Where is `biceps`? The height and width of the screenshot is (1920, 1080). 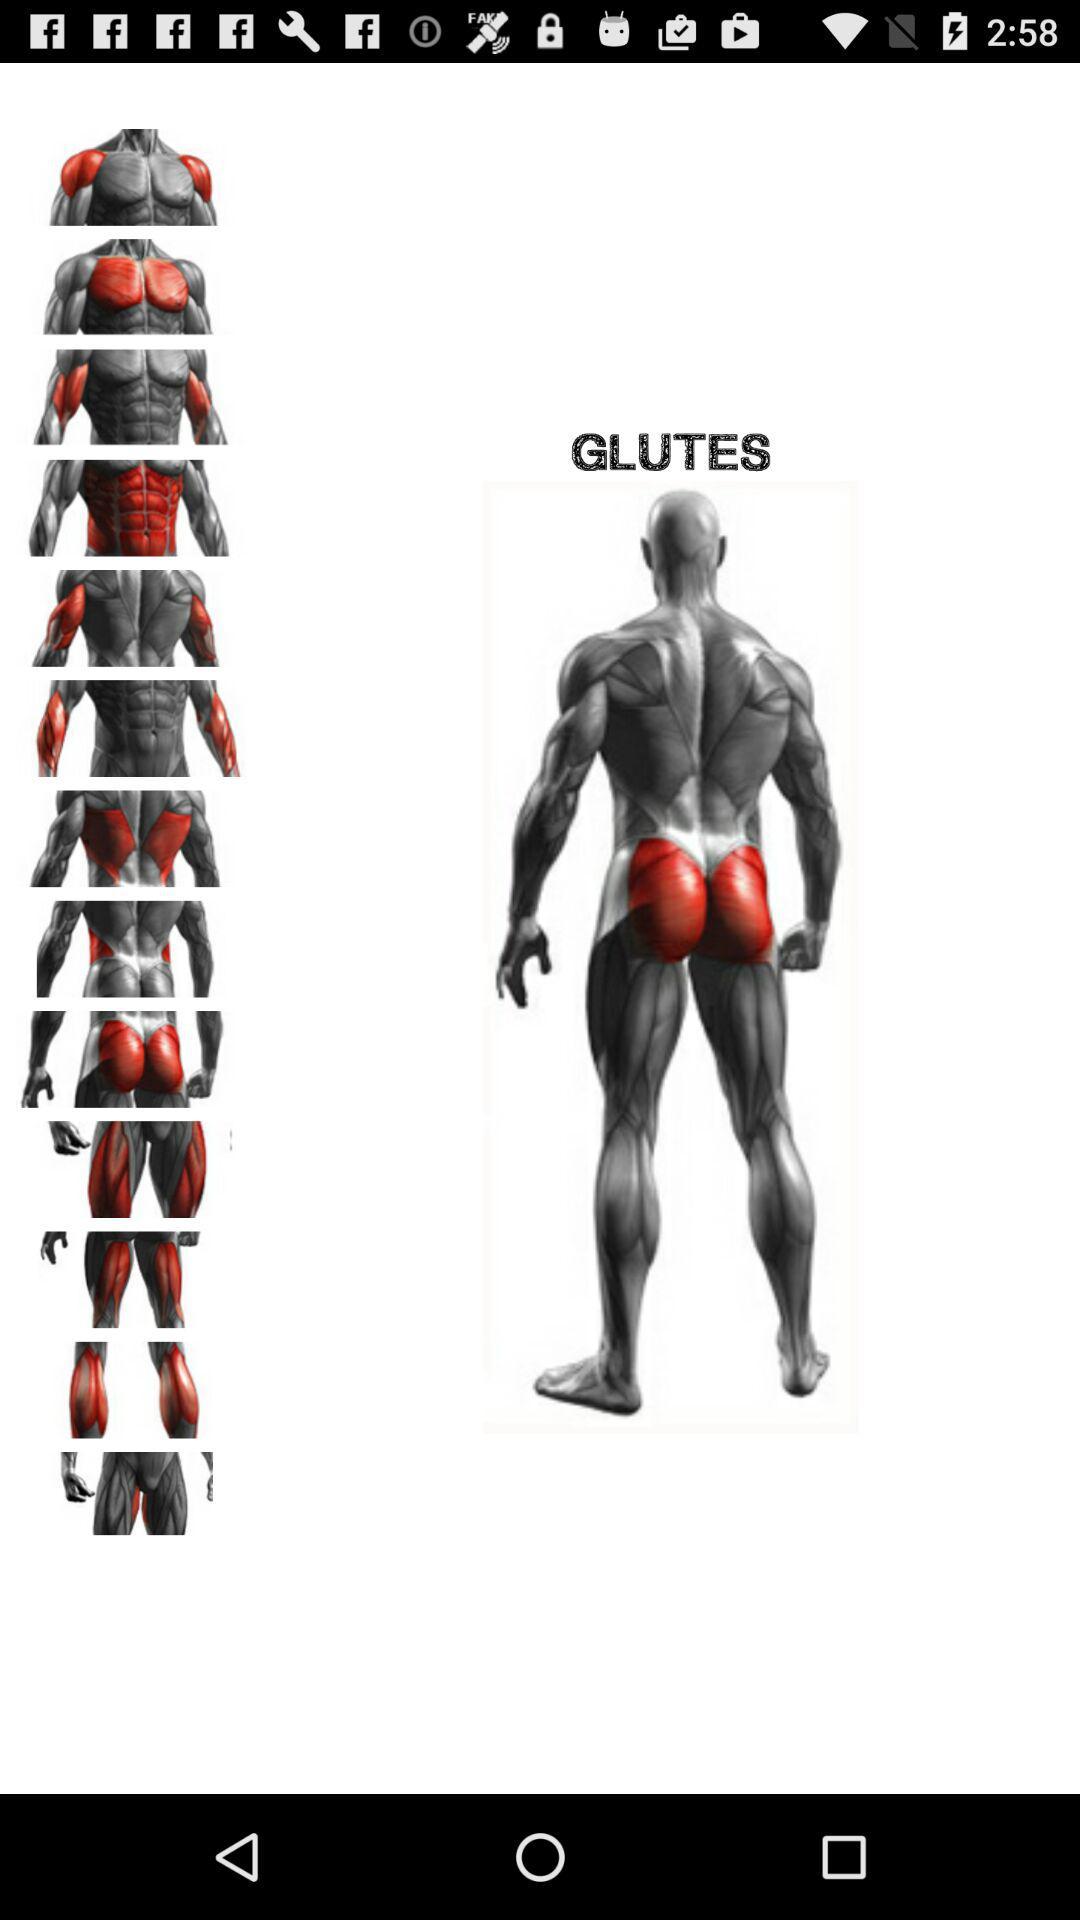
biceps is located at coordinates (131, 391).